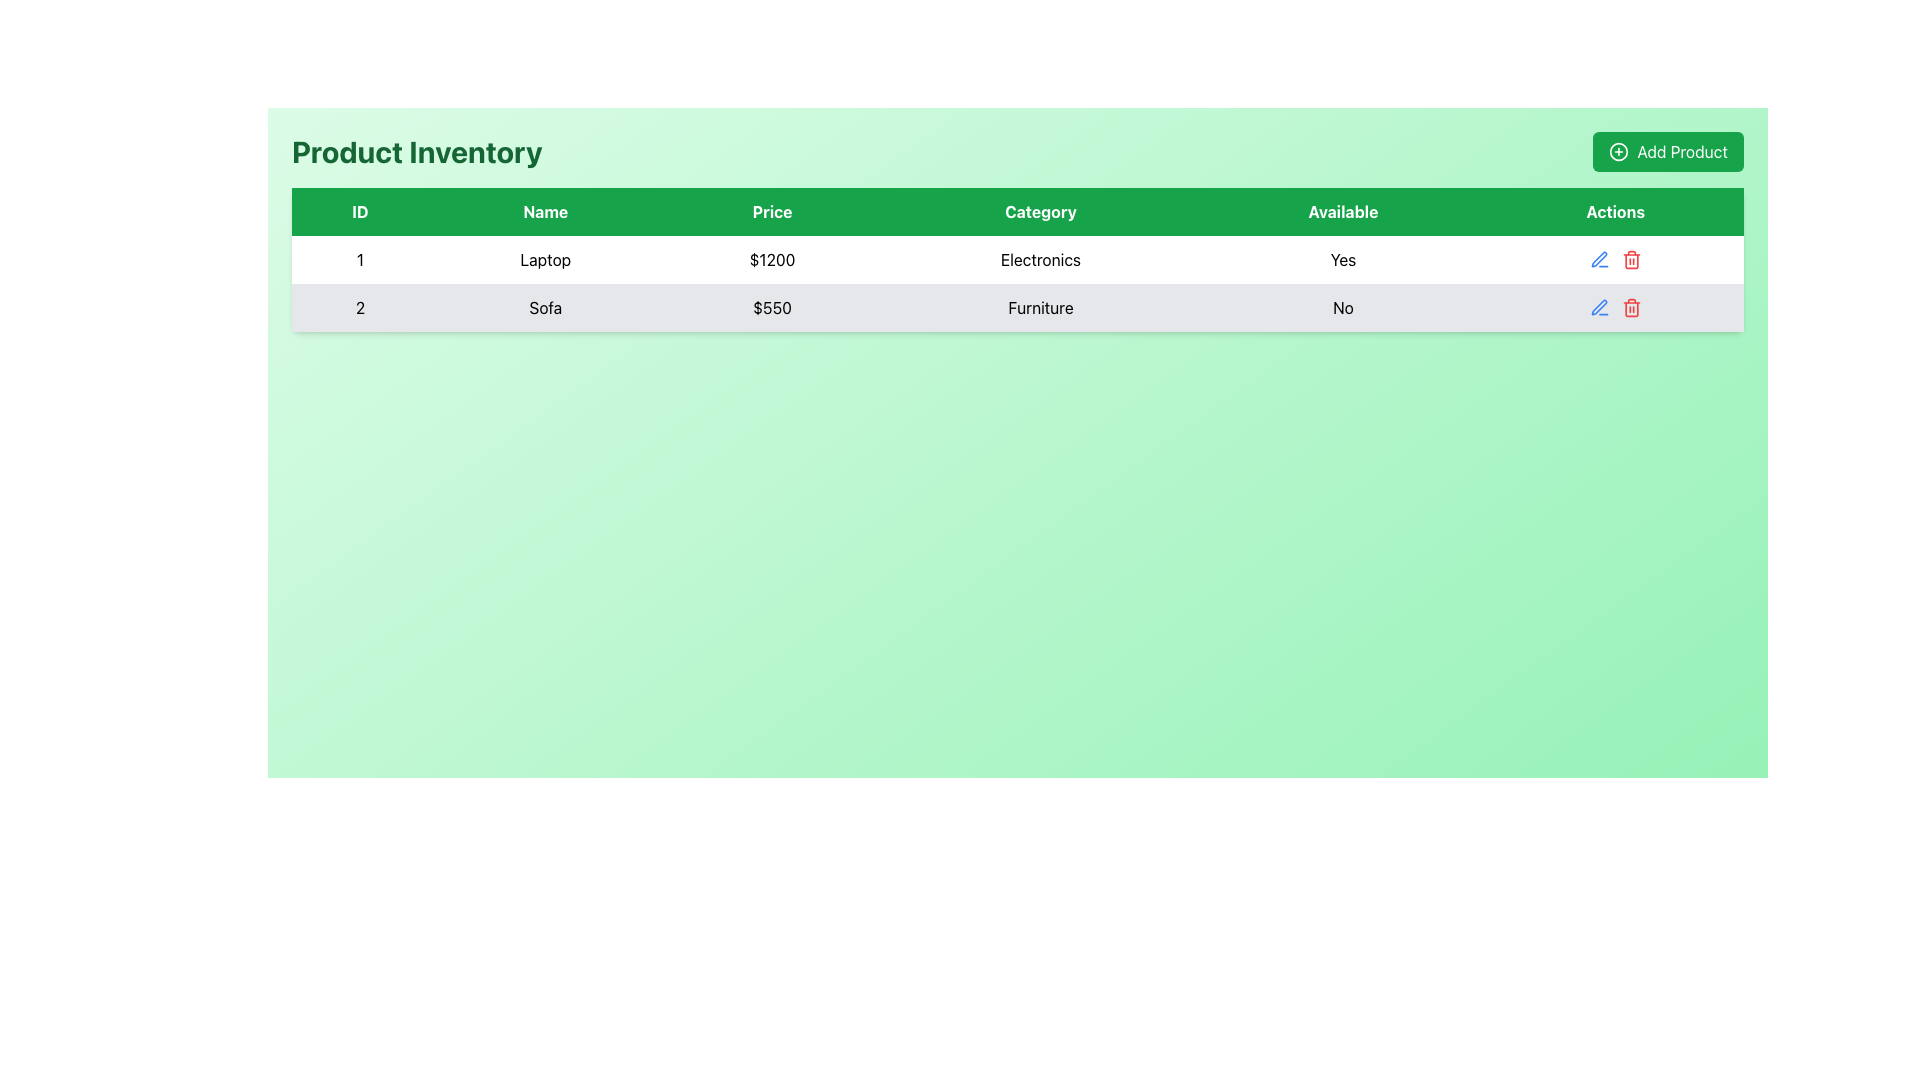  What do you see at coordinates (1615, 212) in the screenshot?
I see `elements nearby based on the 'Actions' label in the table header located at the top-right corner of the table` at bounding box center [1615, 212].